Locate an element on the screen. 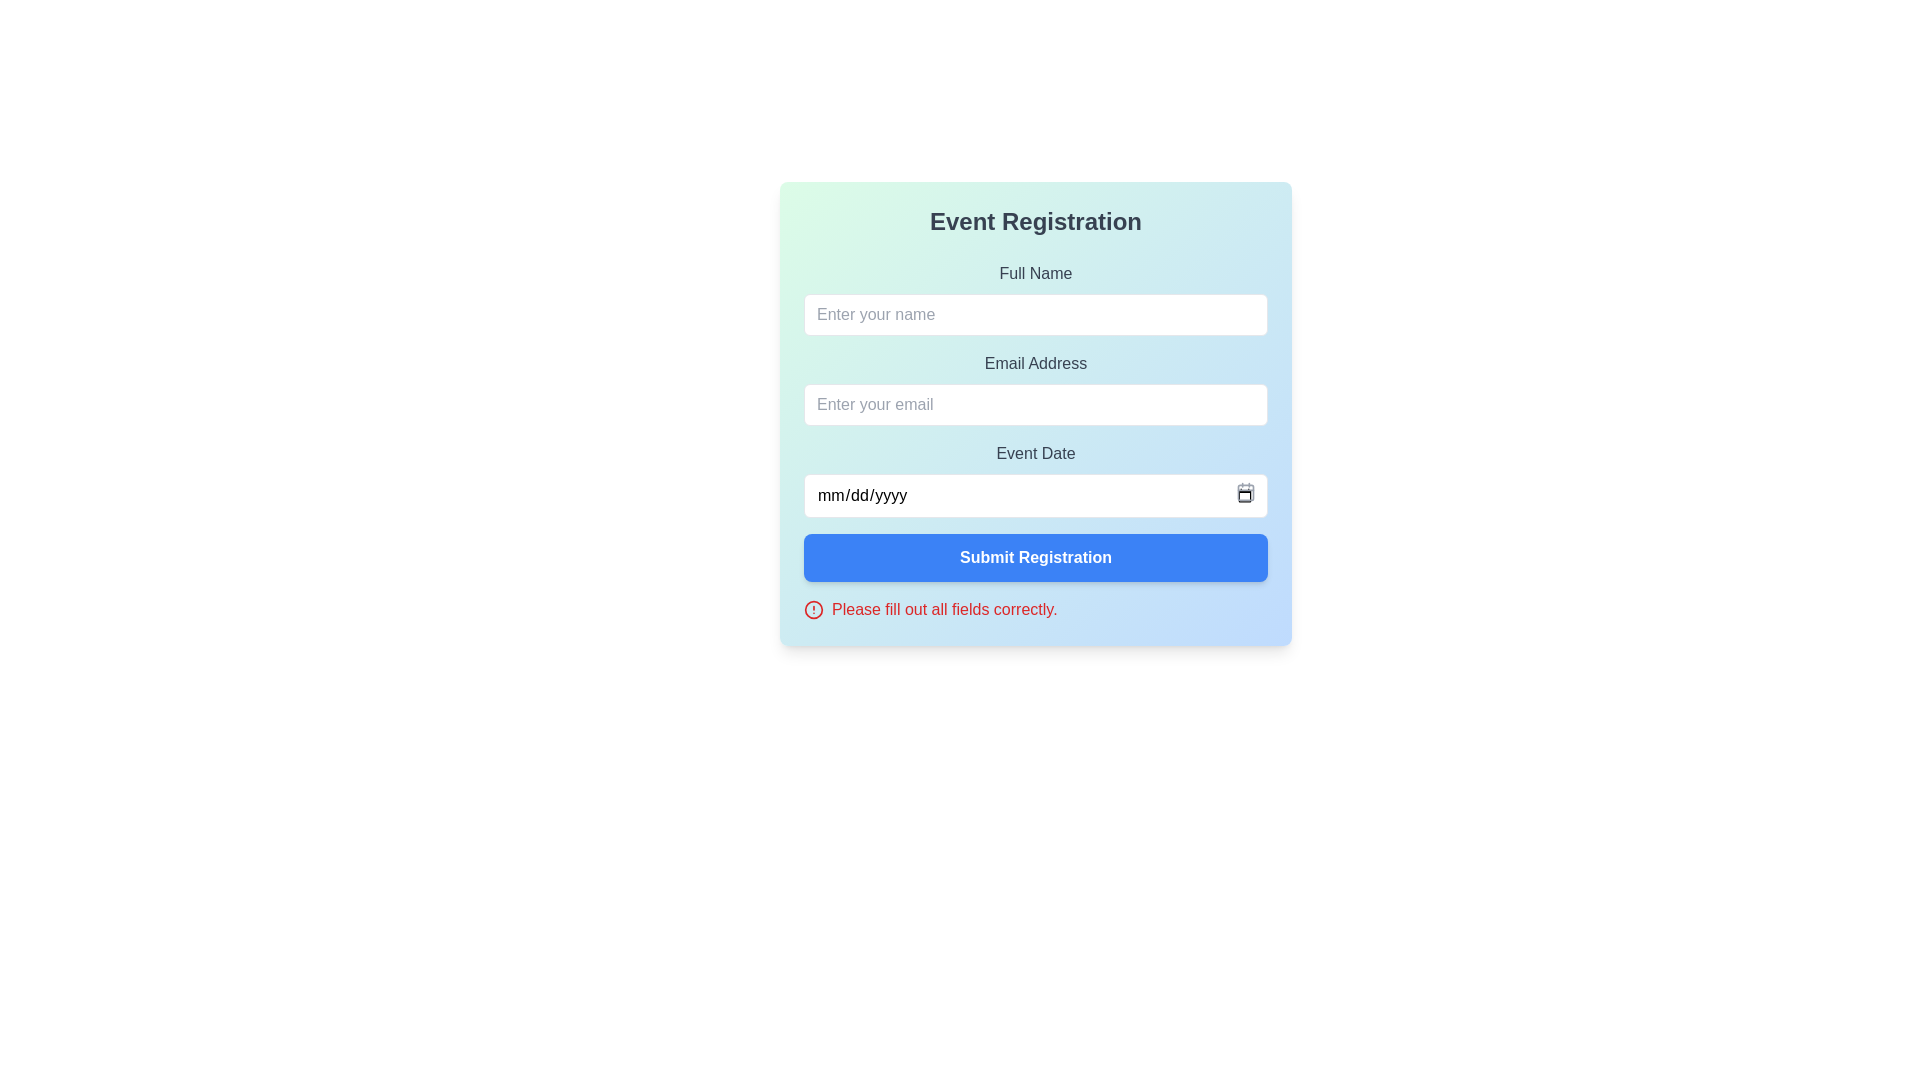  the email input field labeled 'Event Registration' to focus on it is located at coordinates (1036, 389).